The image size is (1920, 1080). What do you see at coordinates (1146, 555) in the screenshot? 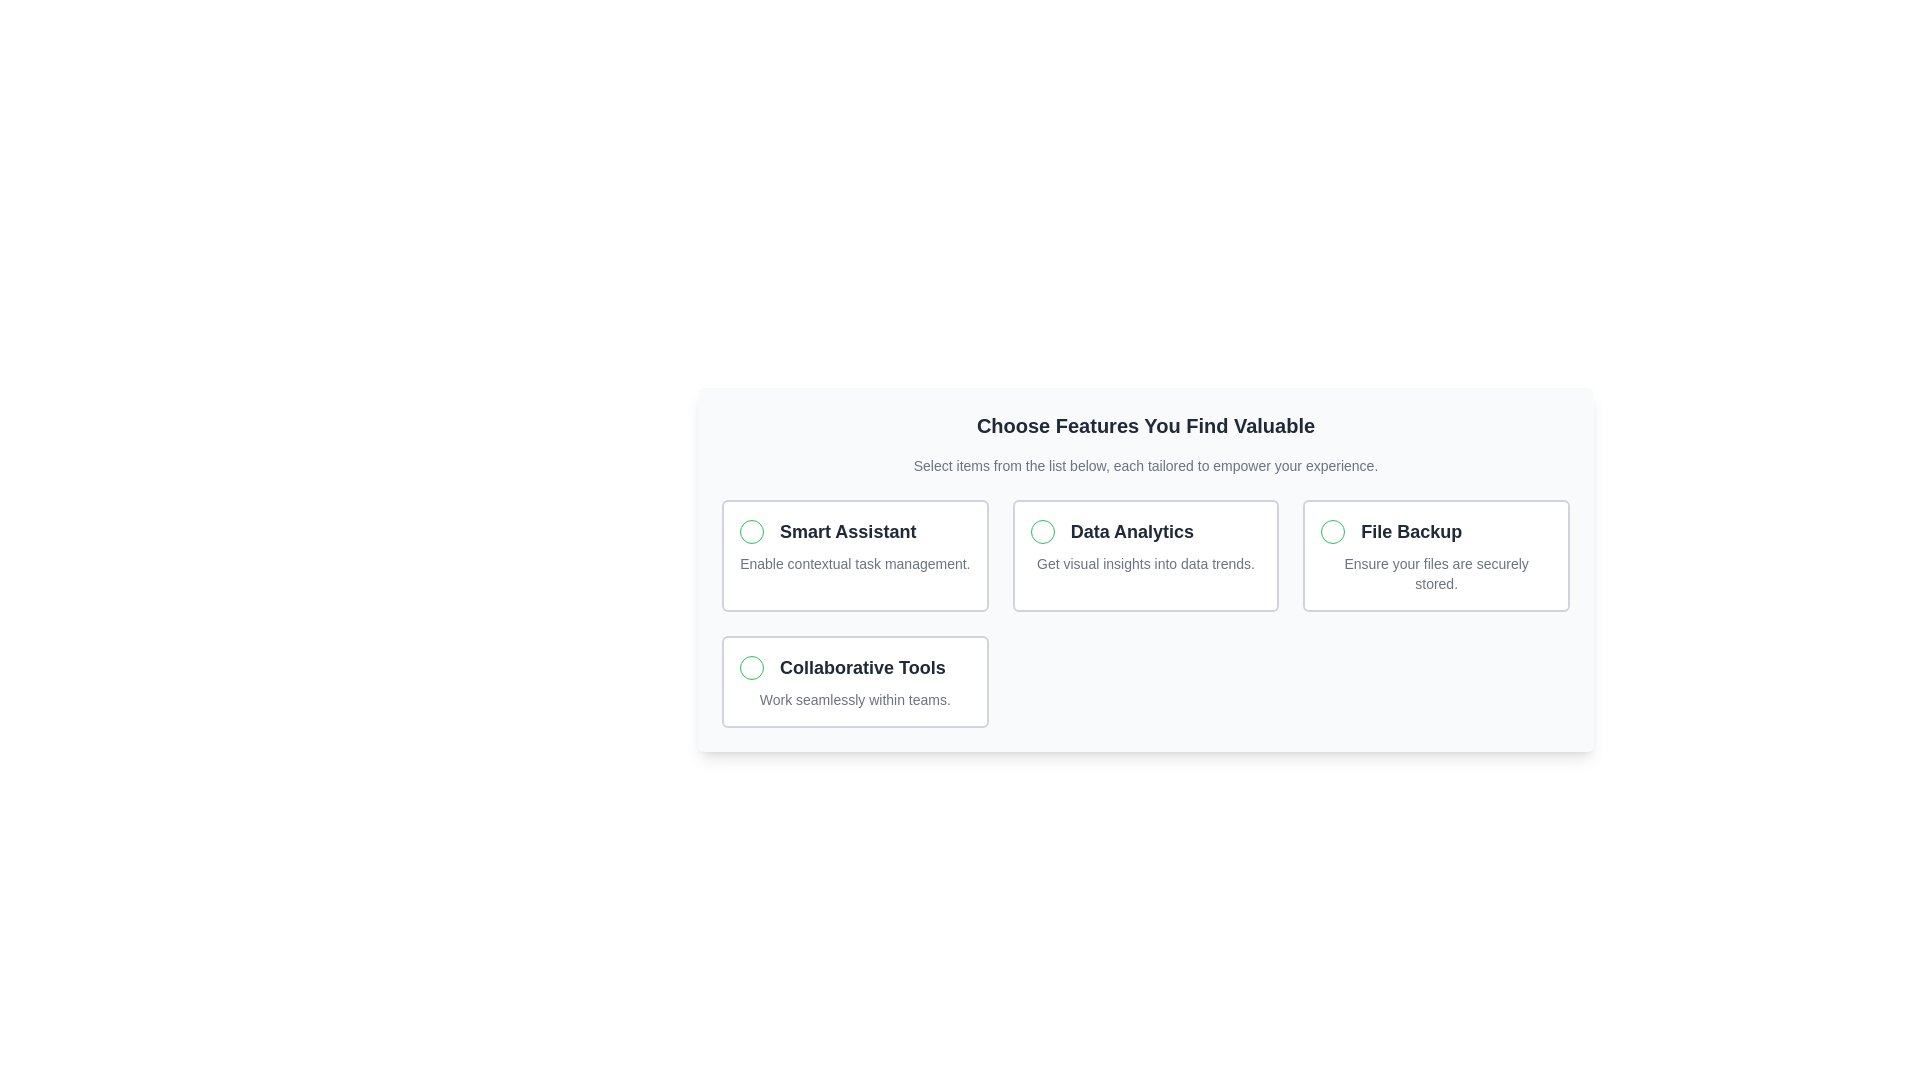
I see `the feature Data Analytics` at bounding box center [1146, 555].